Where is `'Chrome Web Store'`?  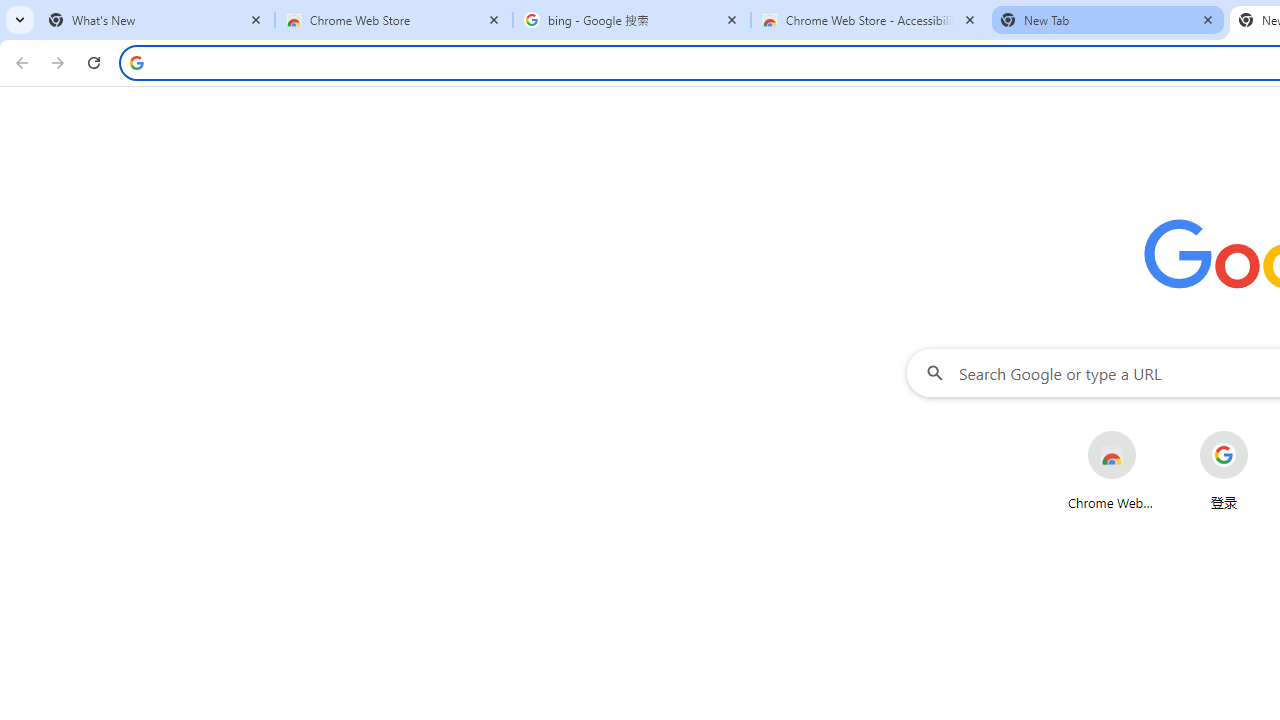 'Chrome Web Store' is located at coordinates (1110, 470).